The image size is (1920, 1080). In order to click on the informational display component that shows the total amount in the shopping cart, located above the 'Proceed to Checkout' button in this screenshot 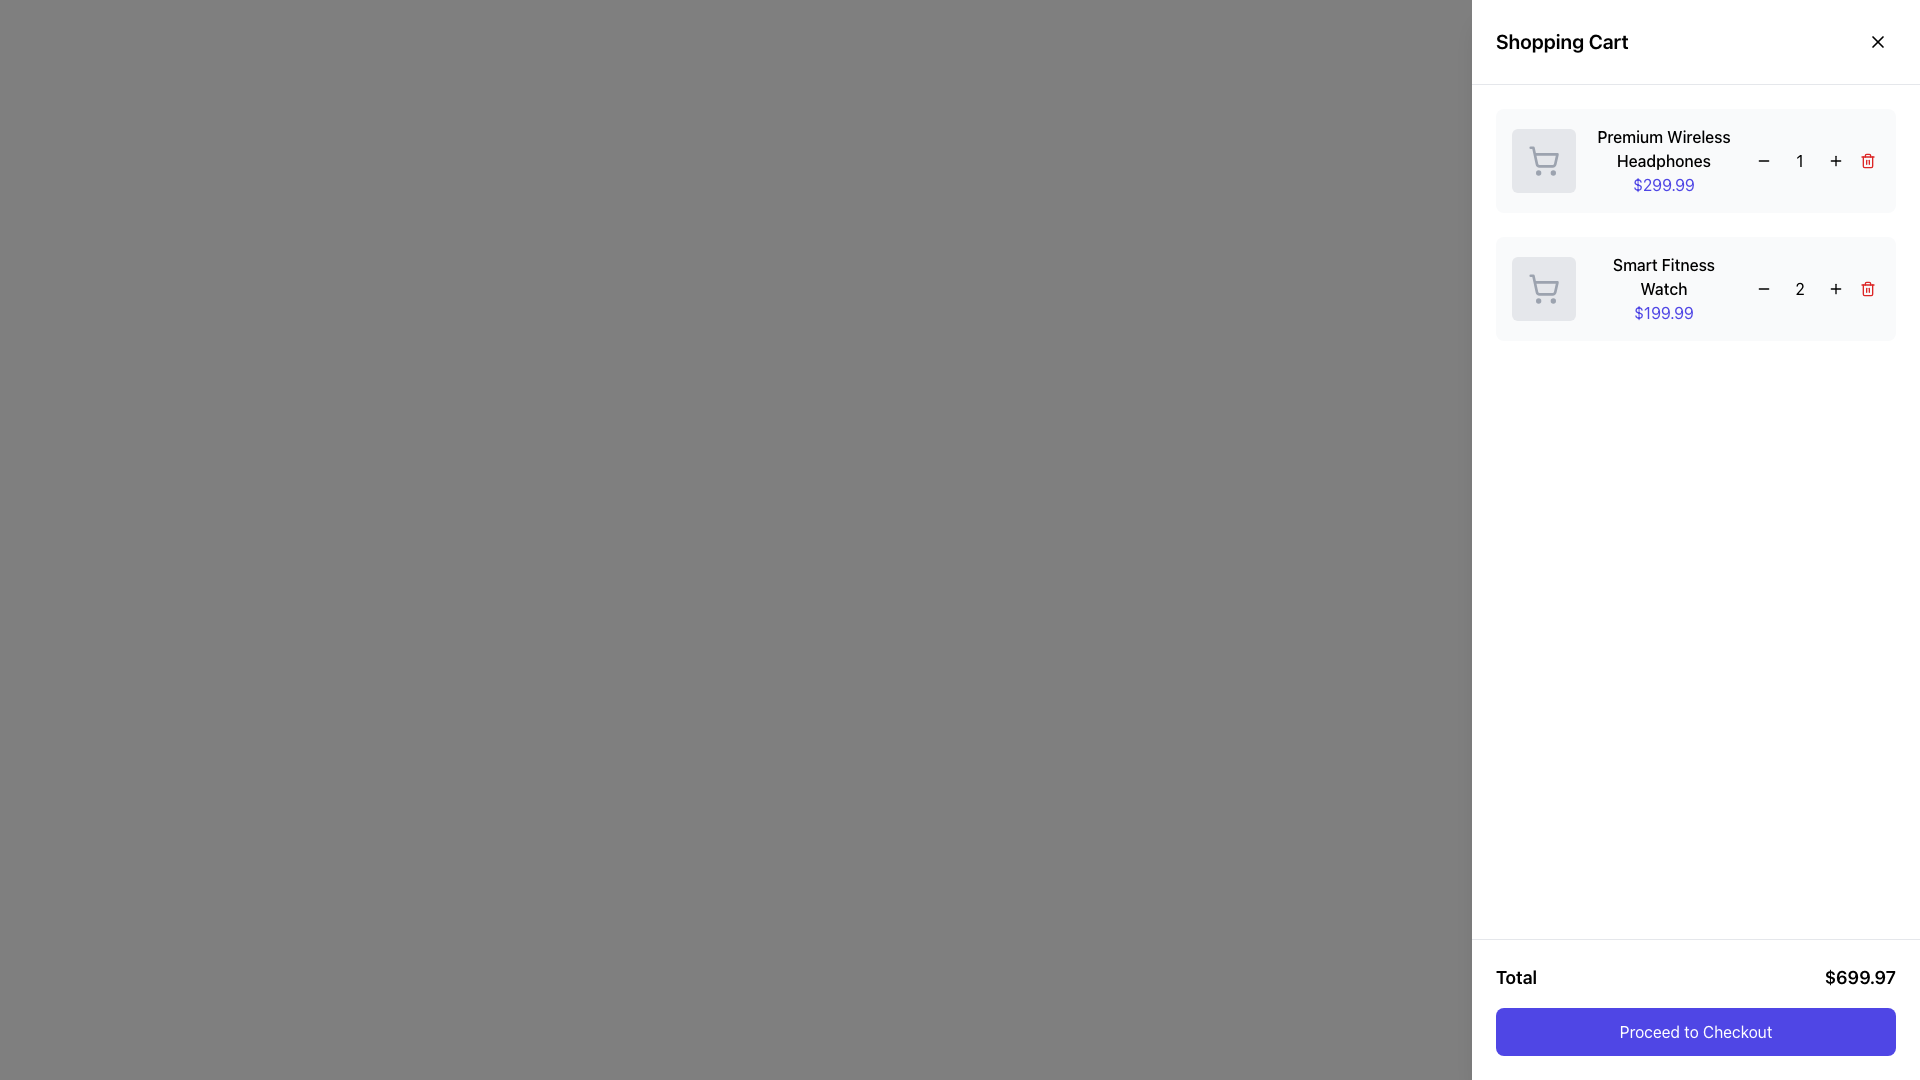, I will do `click(1694, 977)`.